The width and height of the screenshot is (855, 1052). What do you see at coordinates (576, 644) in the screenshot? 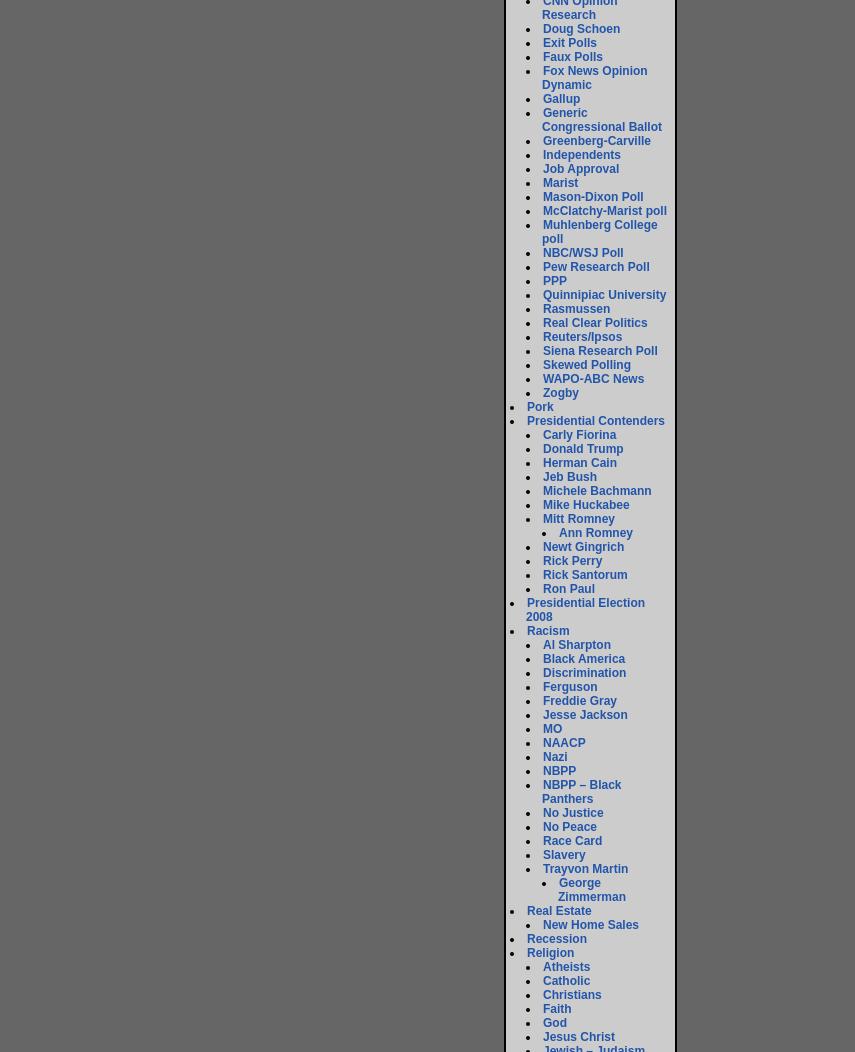
I see `'Al Sharpton'` at bounding box center [576, 644].